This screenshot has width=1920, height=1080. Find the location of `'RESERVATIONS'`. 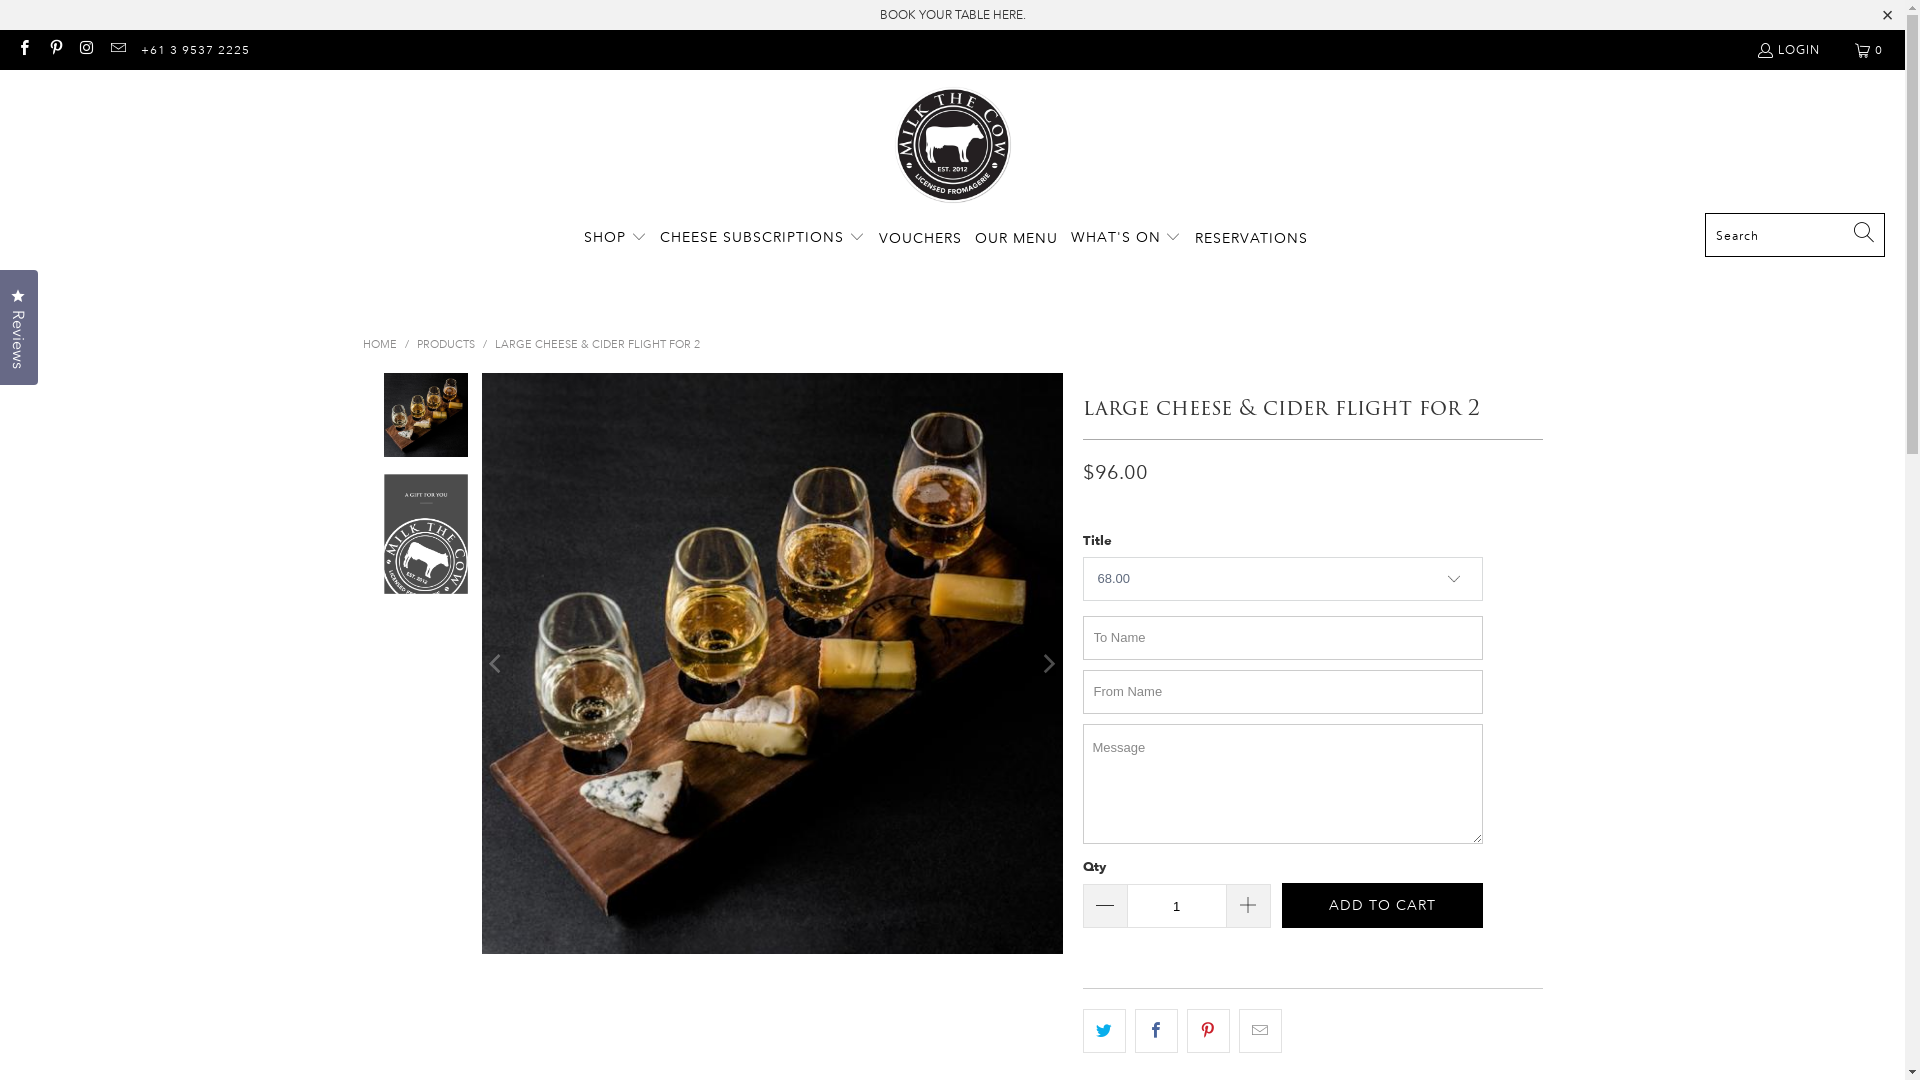

'RESERVATIONS' is located at coordinates (1195, 237).